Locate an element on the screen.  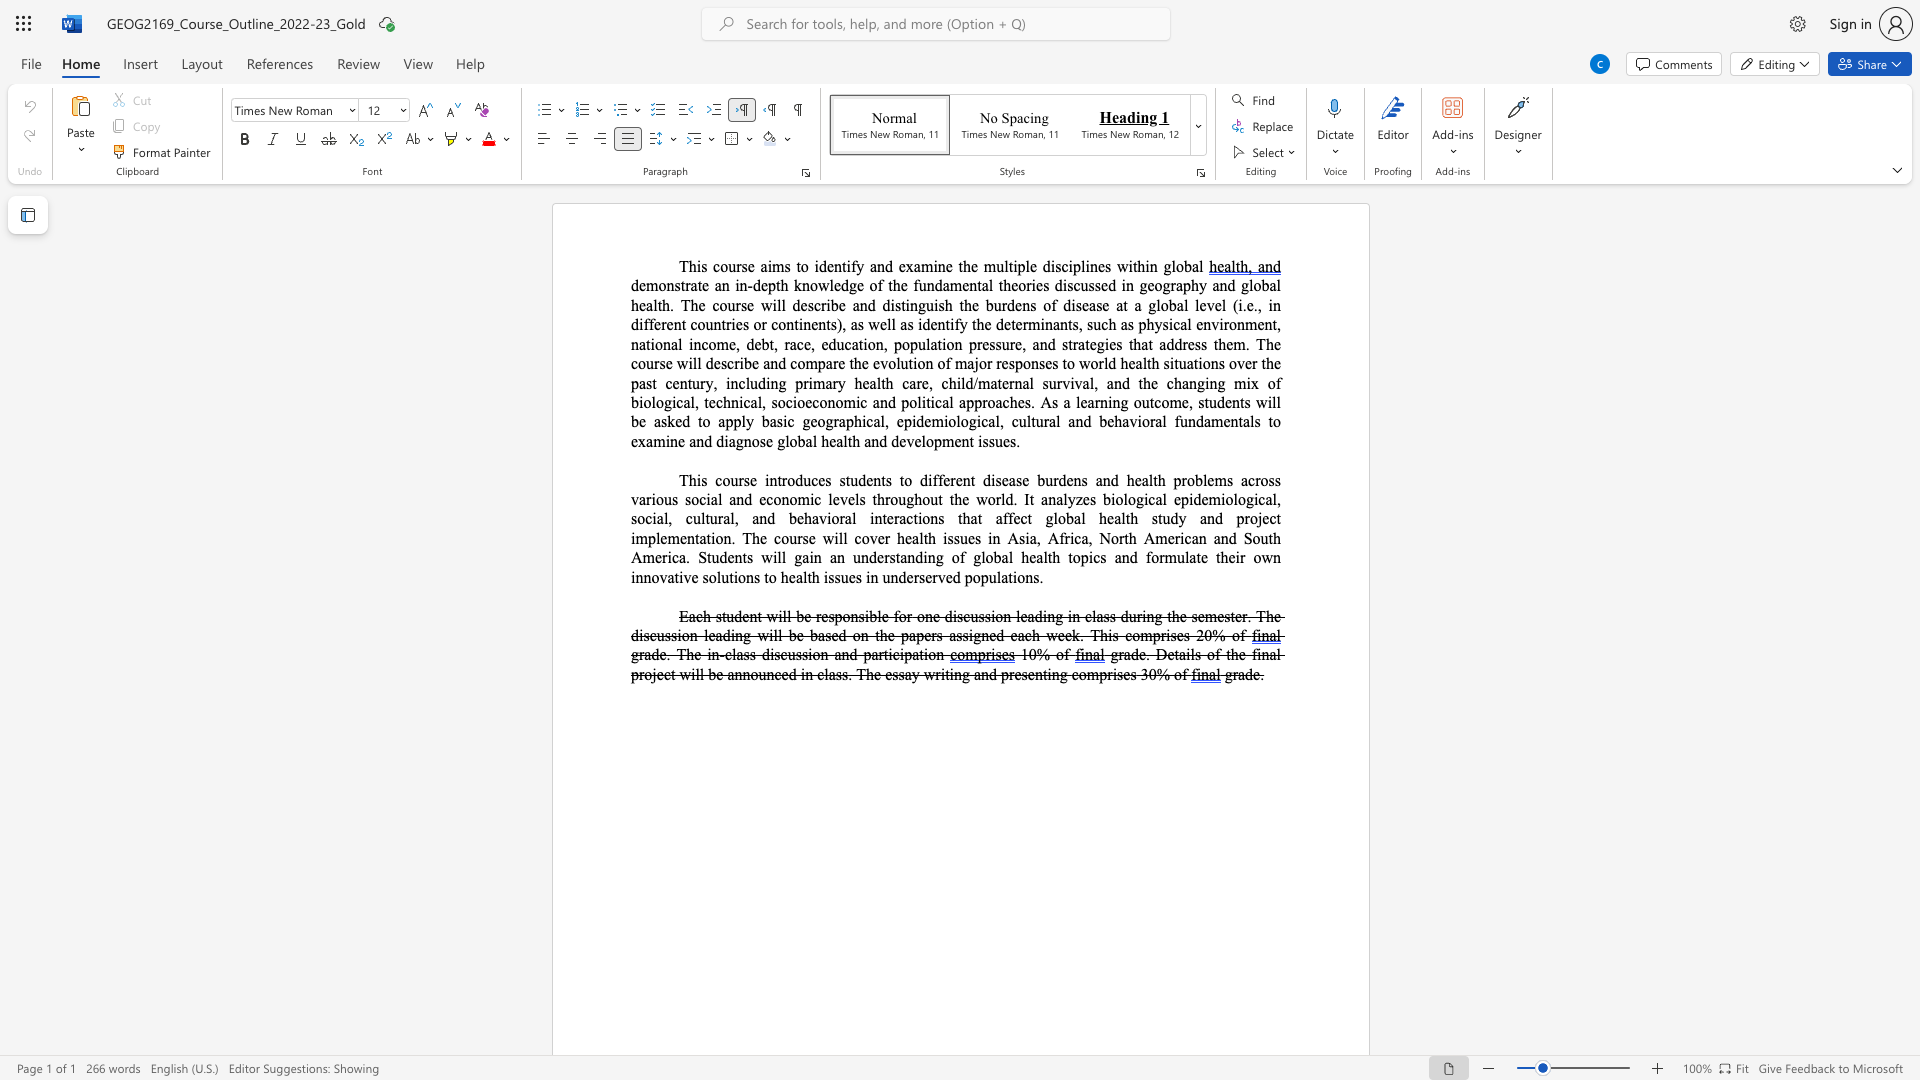
the 3th character "r" in the text is located at coordinates (1011, 674).